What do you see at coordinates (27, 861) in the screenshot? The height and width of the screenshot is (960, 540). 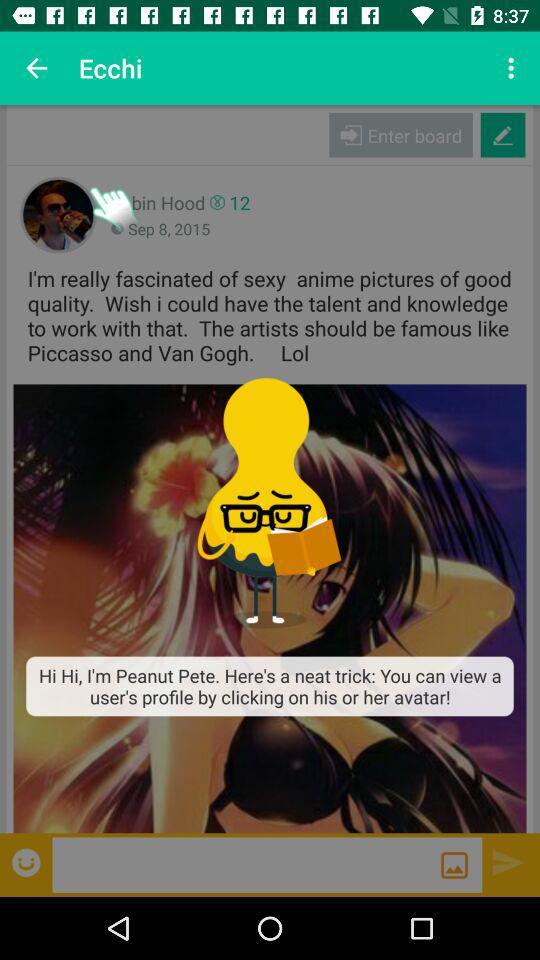 I see `open emojis` at bounding box center [27, 861].